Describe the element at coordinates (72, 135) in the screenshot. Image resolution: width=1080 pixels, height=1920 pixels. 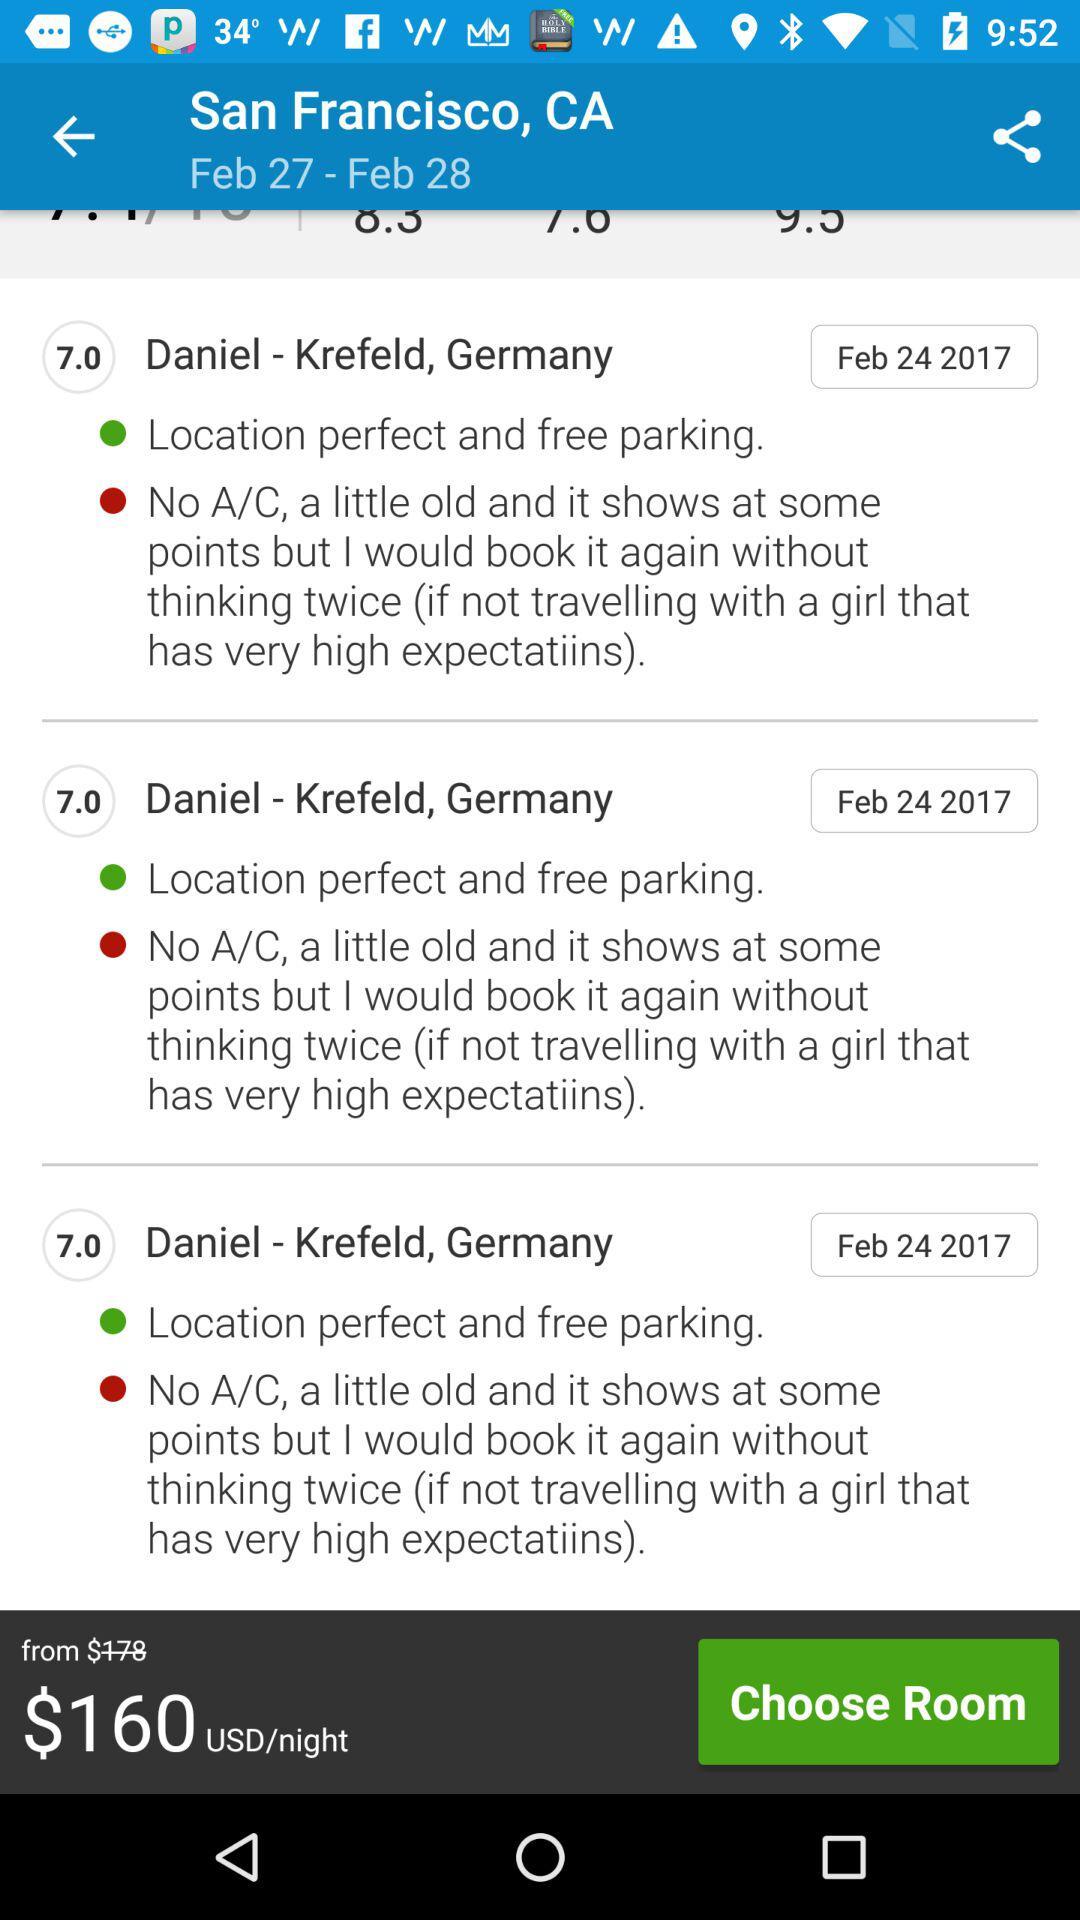
I see `item above the 7.4/10 item` at that location.